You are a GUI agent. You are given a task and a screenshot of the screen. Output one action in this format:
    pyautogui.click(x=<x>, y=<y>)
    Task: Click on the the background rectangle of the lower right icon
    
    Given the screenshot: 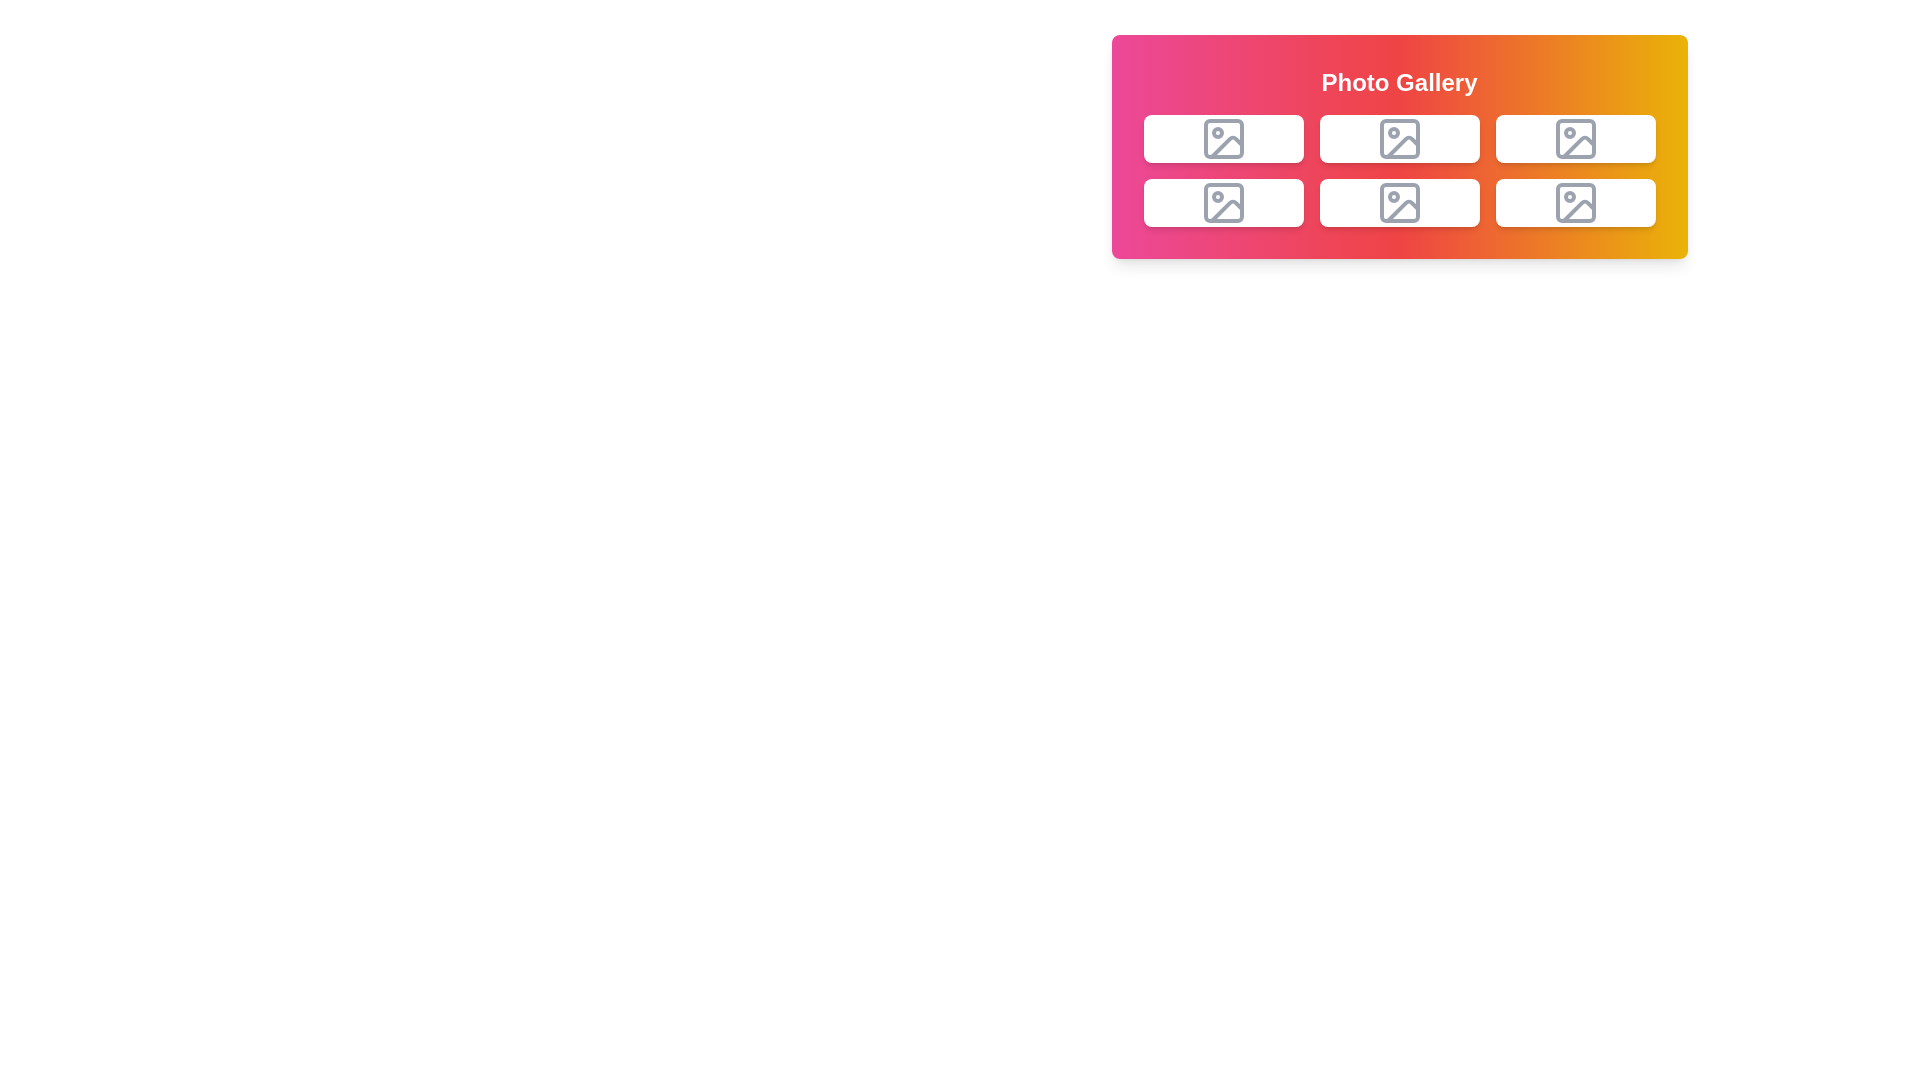 What is the action you would take?
    pyautogui.click(x=1398, y=203)
    